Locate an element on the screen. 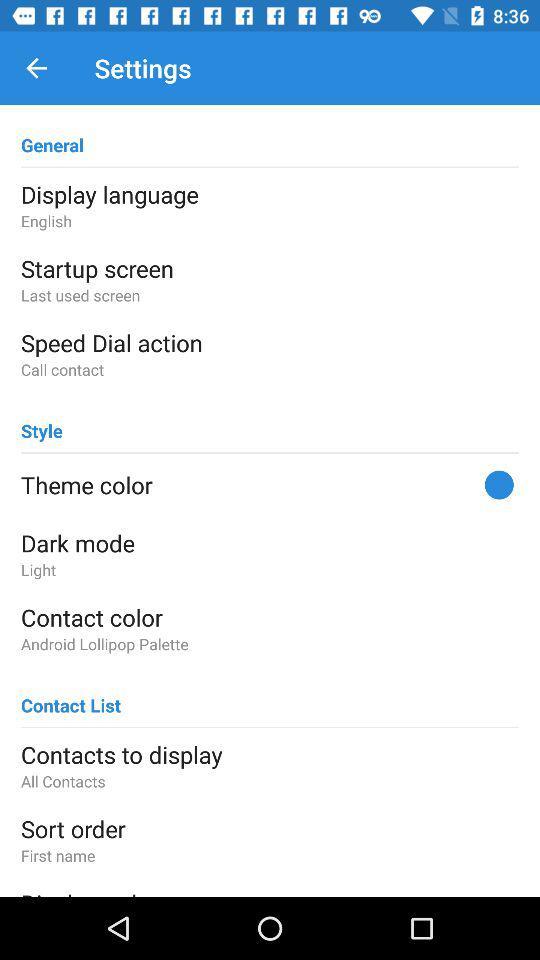 This screenshot has width=540, height=960. the item above the first name is located at coordinates (270, 828).